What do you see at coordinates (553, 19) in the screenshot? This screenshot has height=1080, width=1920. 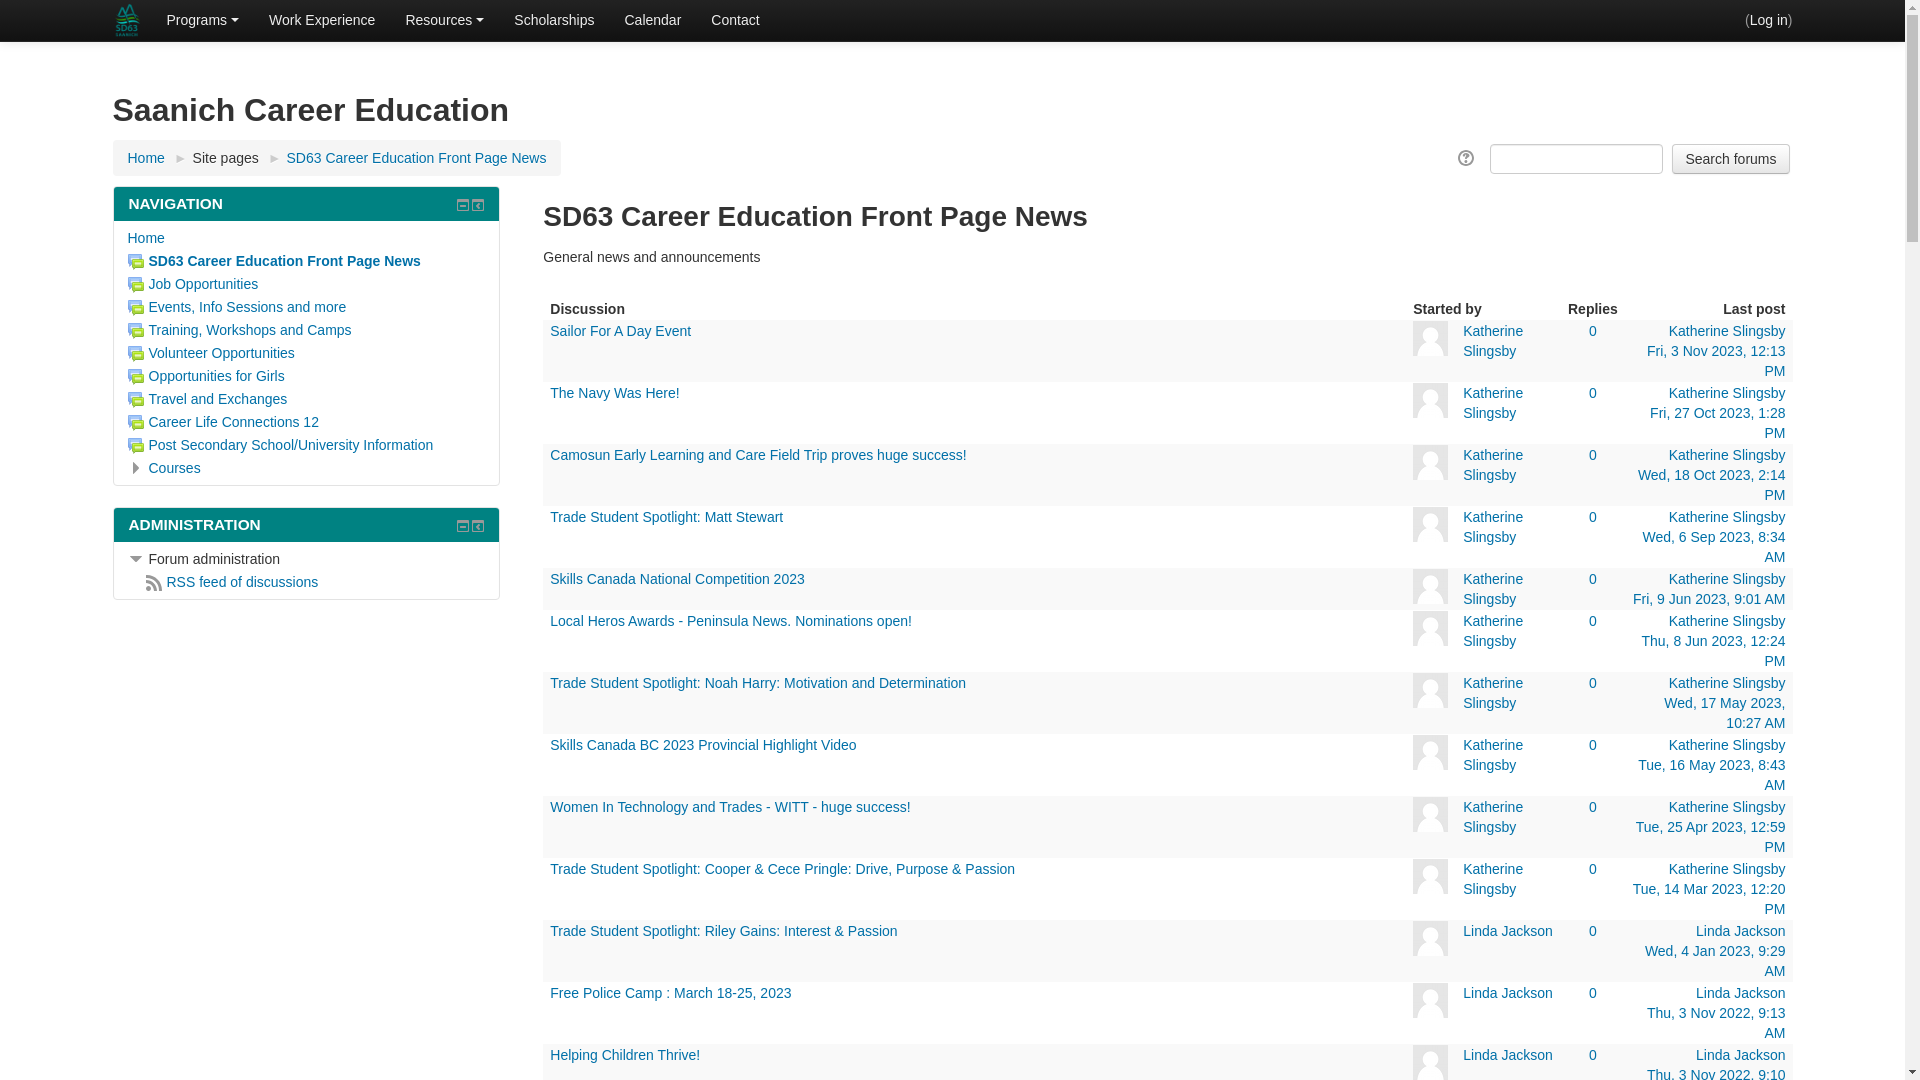 I see `'Scholarships'` at bounding box center [553, 19].